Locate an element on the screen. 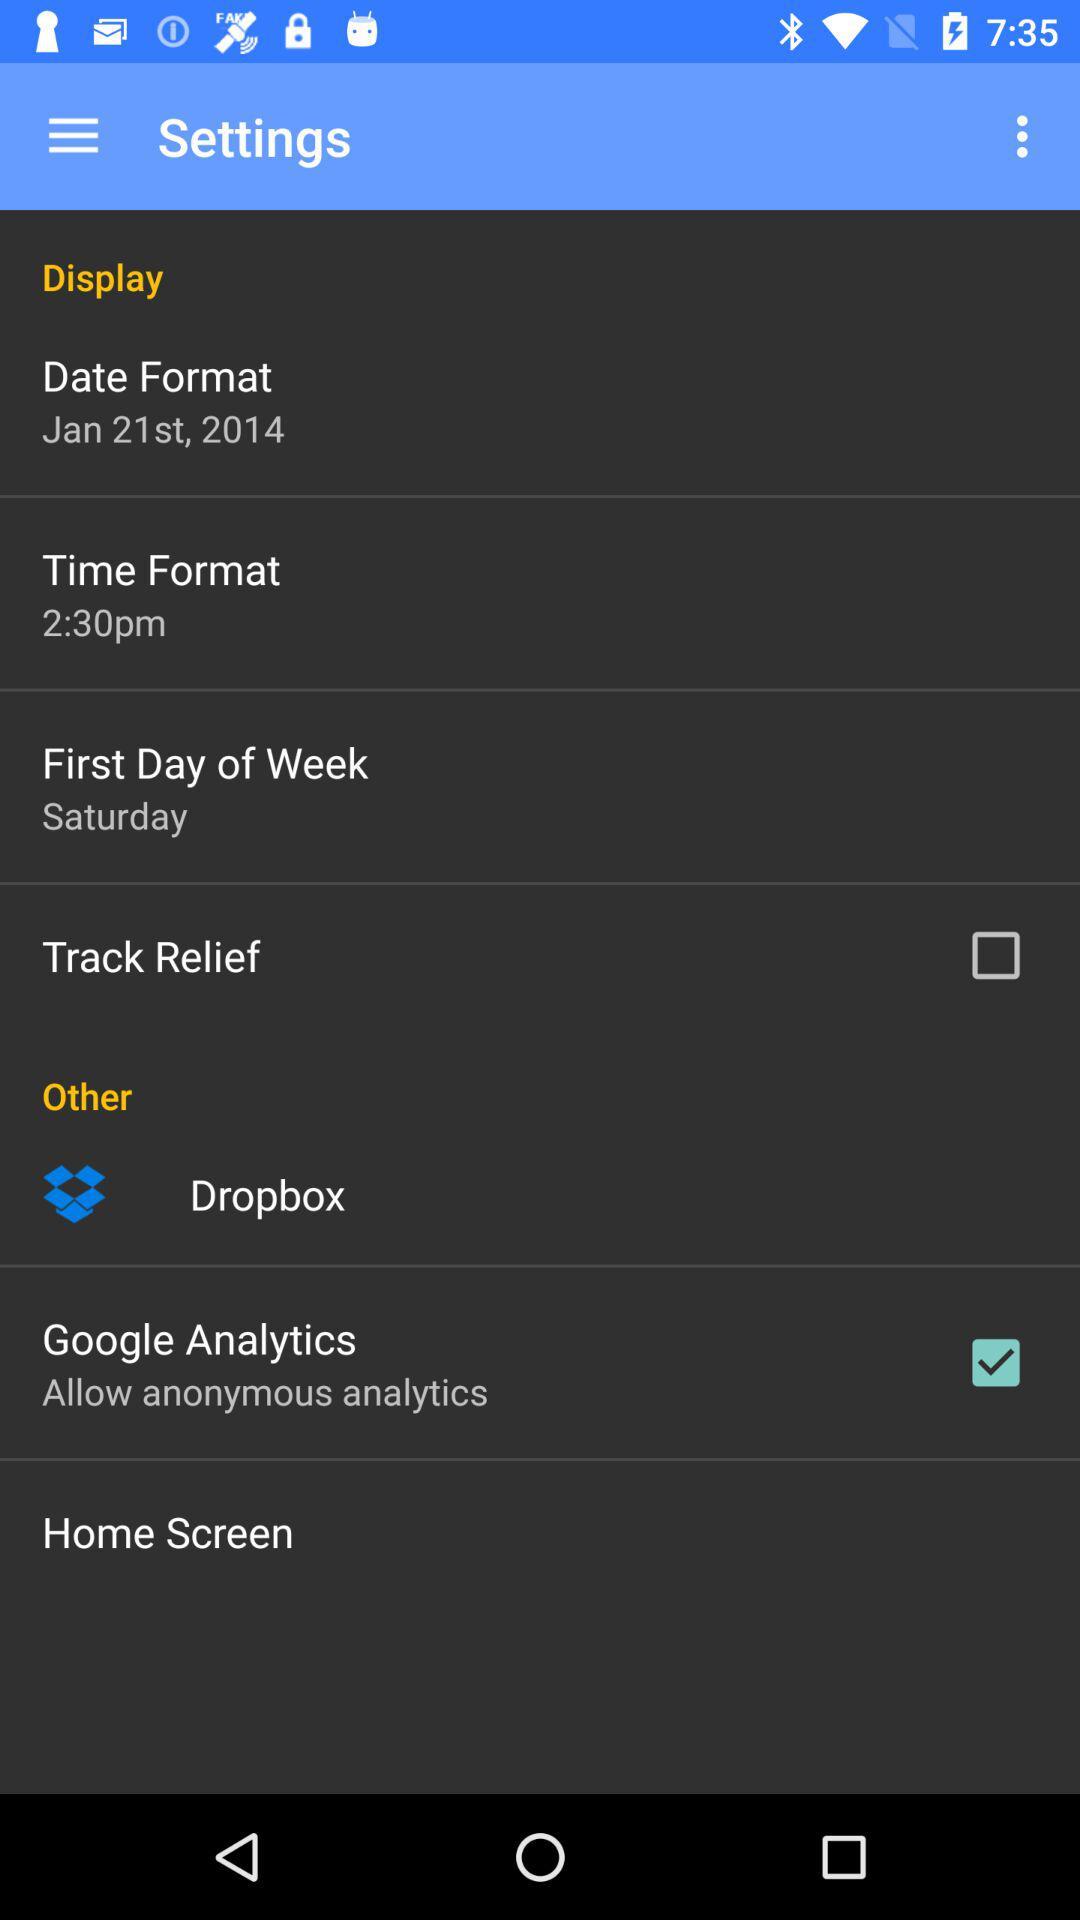 Image resolution: width=1080 pixels, height=1920 pixels. the item below the other icon is located at coordinates (73, 1194).